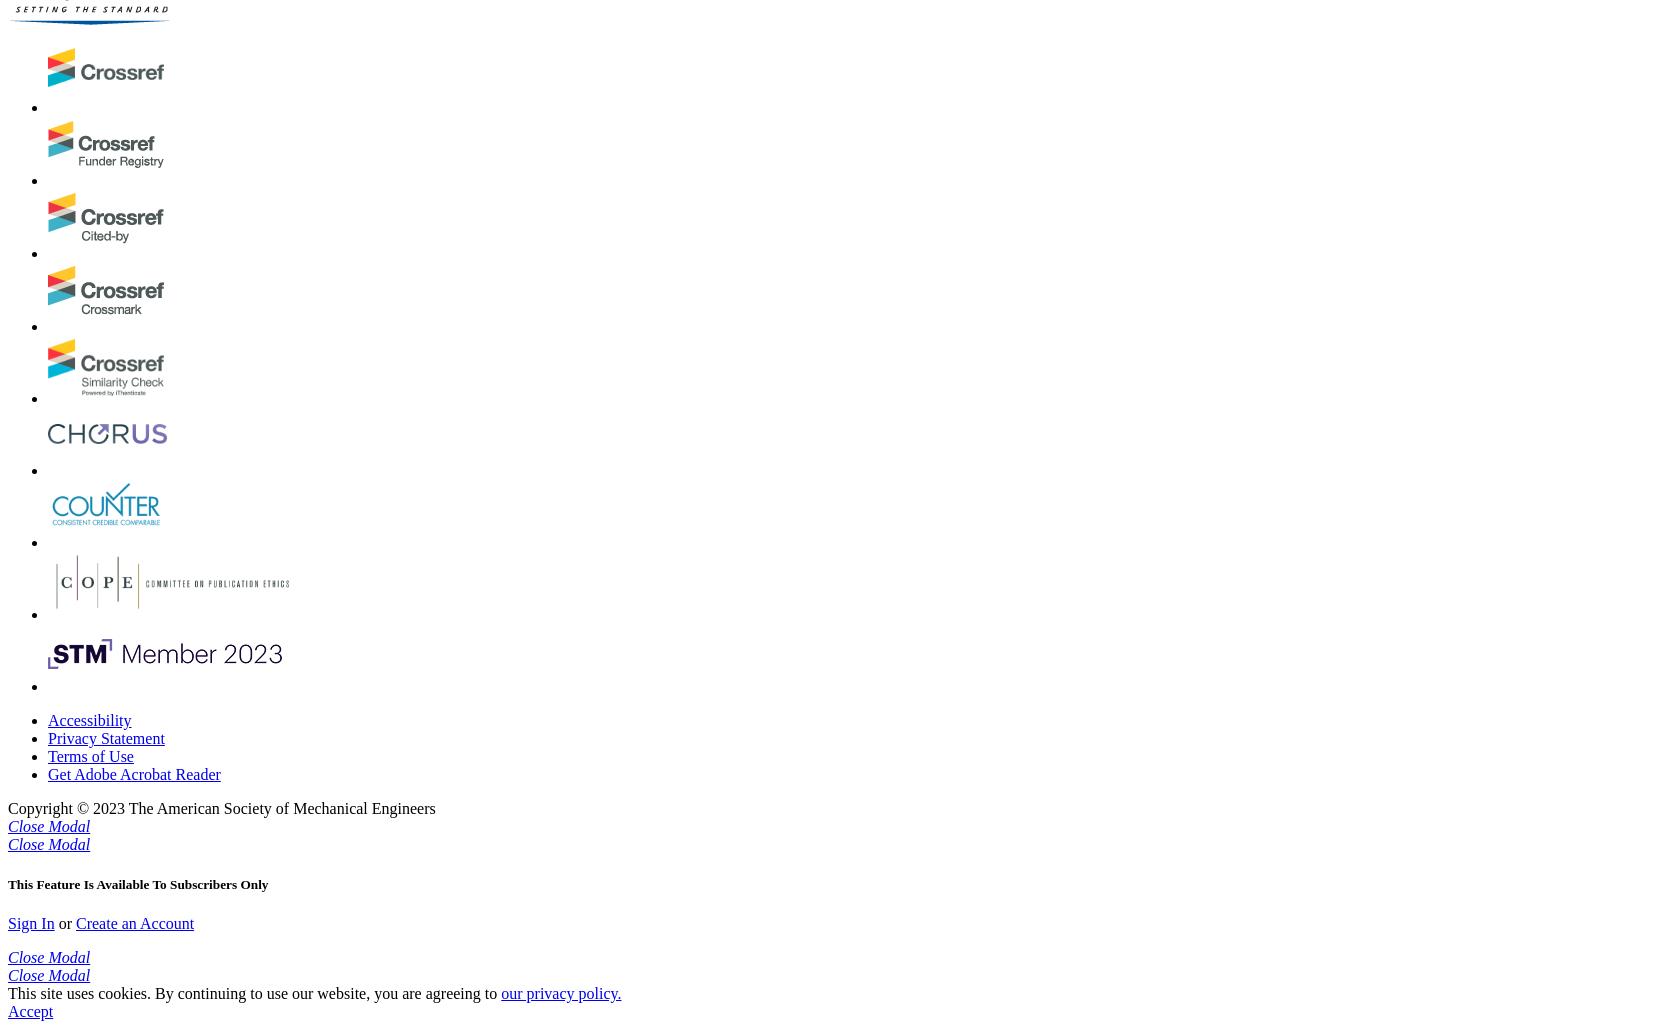 This screenshot has height=1028, width=1656. Describe the element at coordinates (29, 922) in the screenshot. I see `'Sign In'` at that location.